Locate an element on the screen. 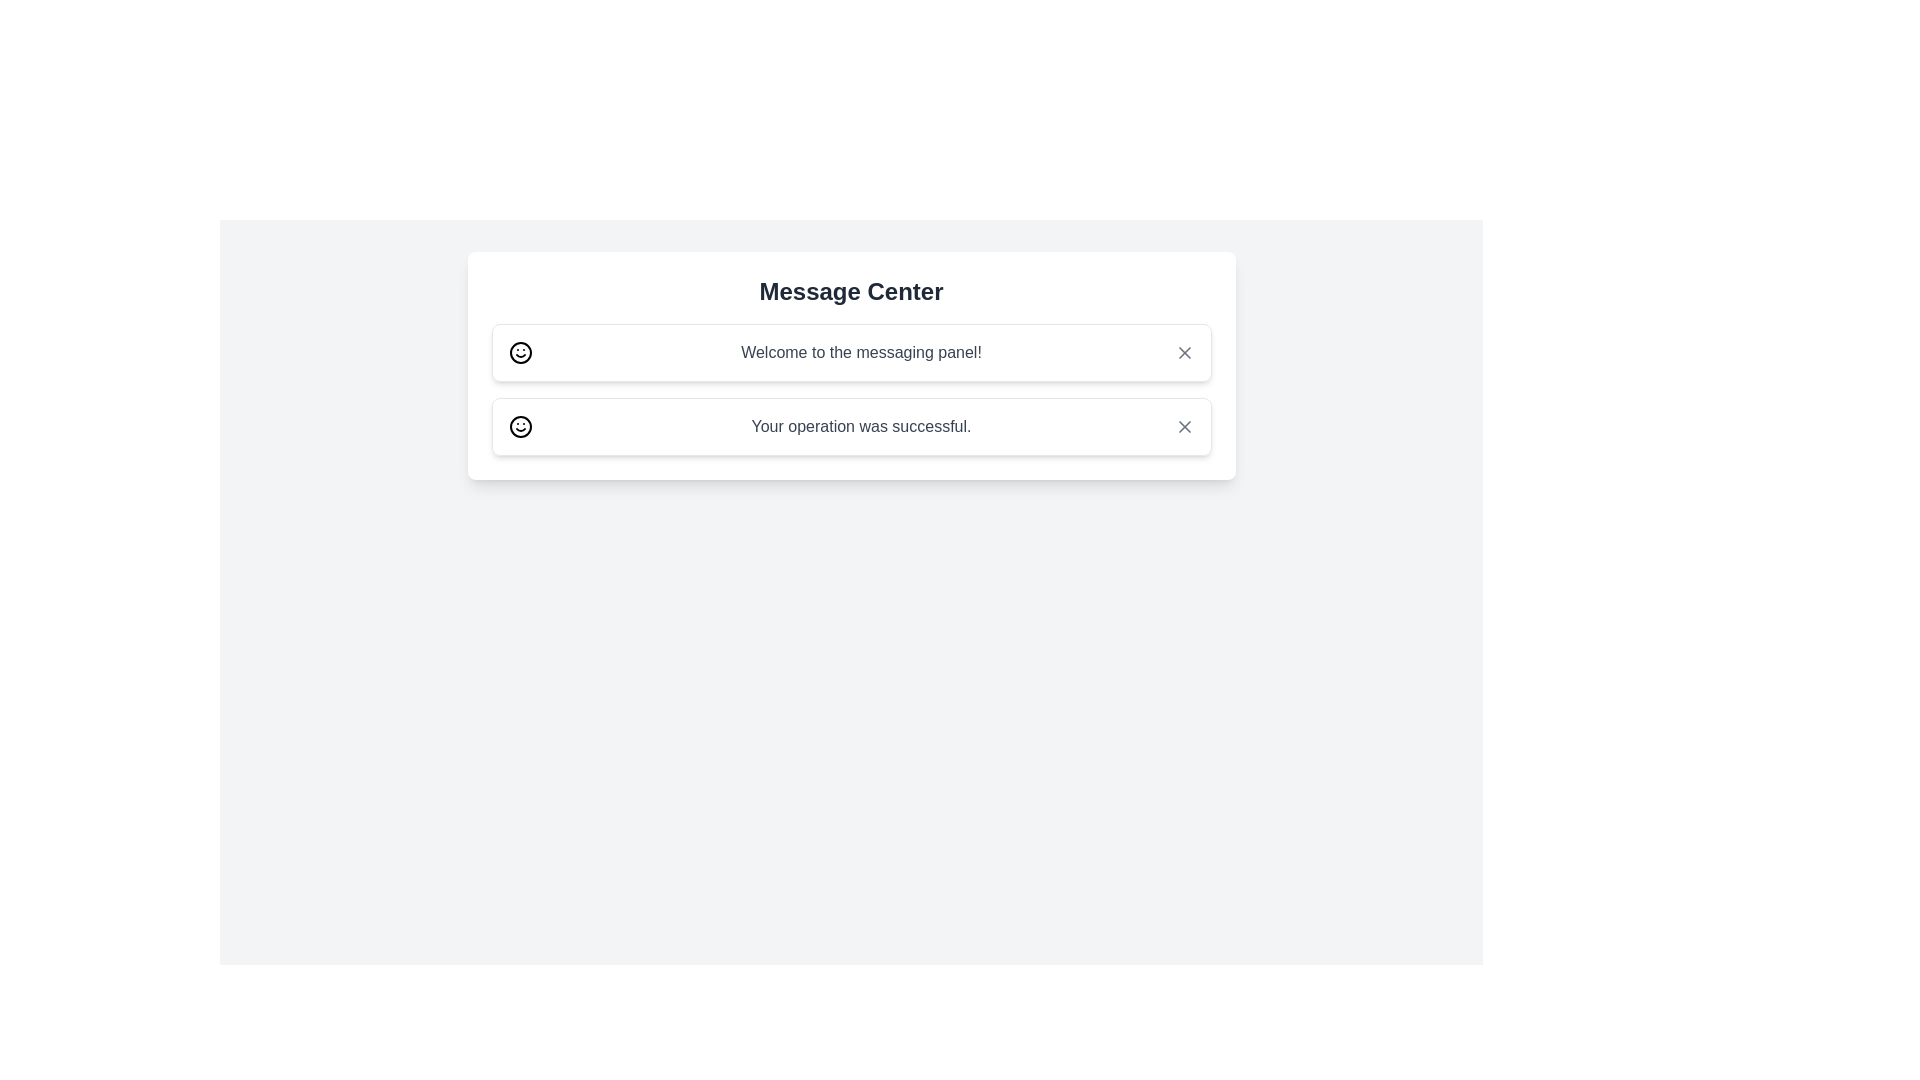  the main circular boundary of the smiley face icon located in the notification message area next to the text 'Your operation was successful.' is located at coordinates (520, 426).